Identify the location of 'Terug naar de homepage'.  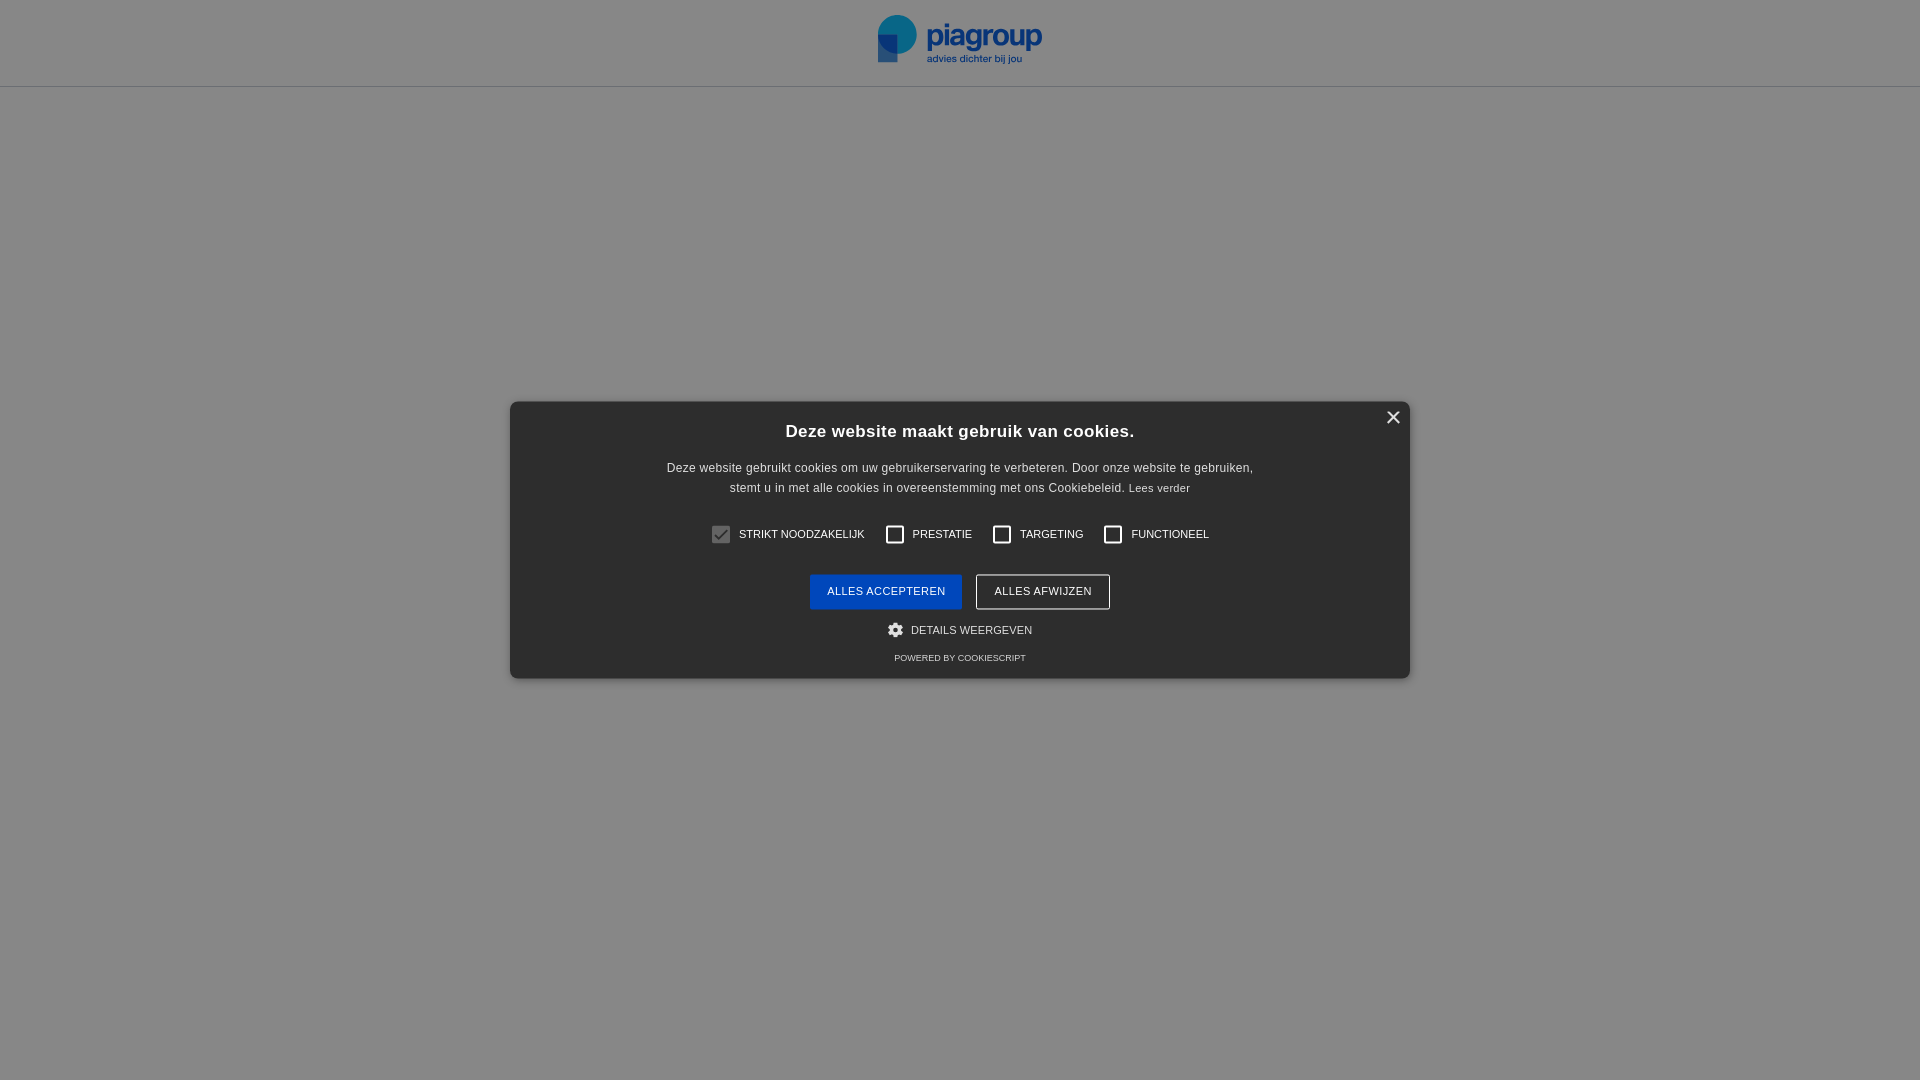
(958, 655).